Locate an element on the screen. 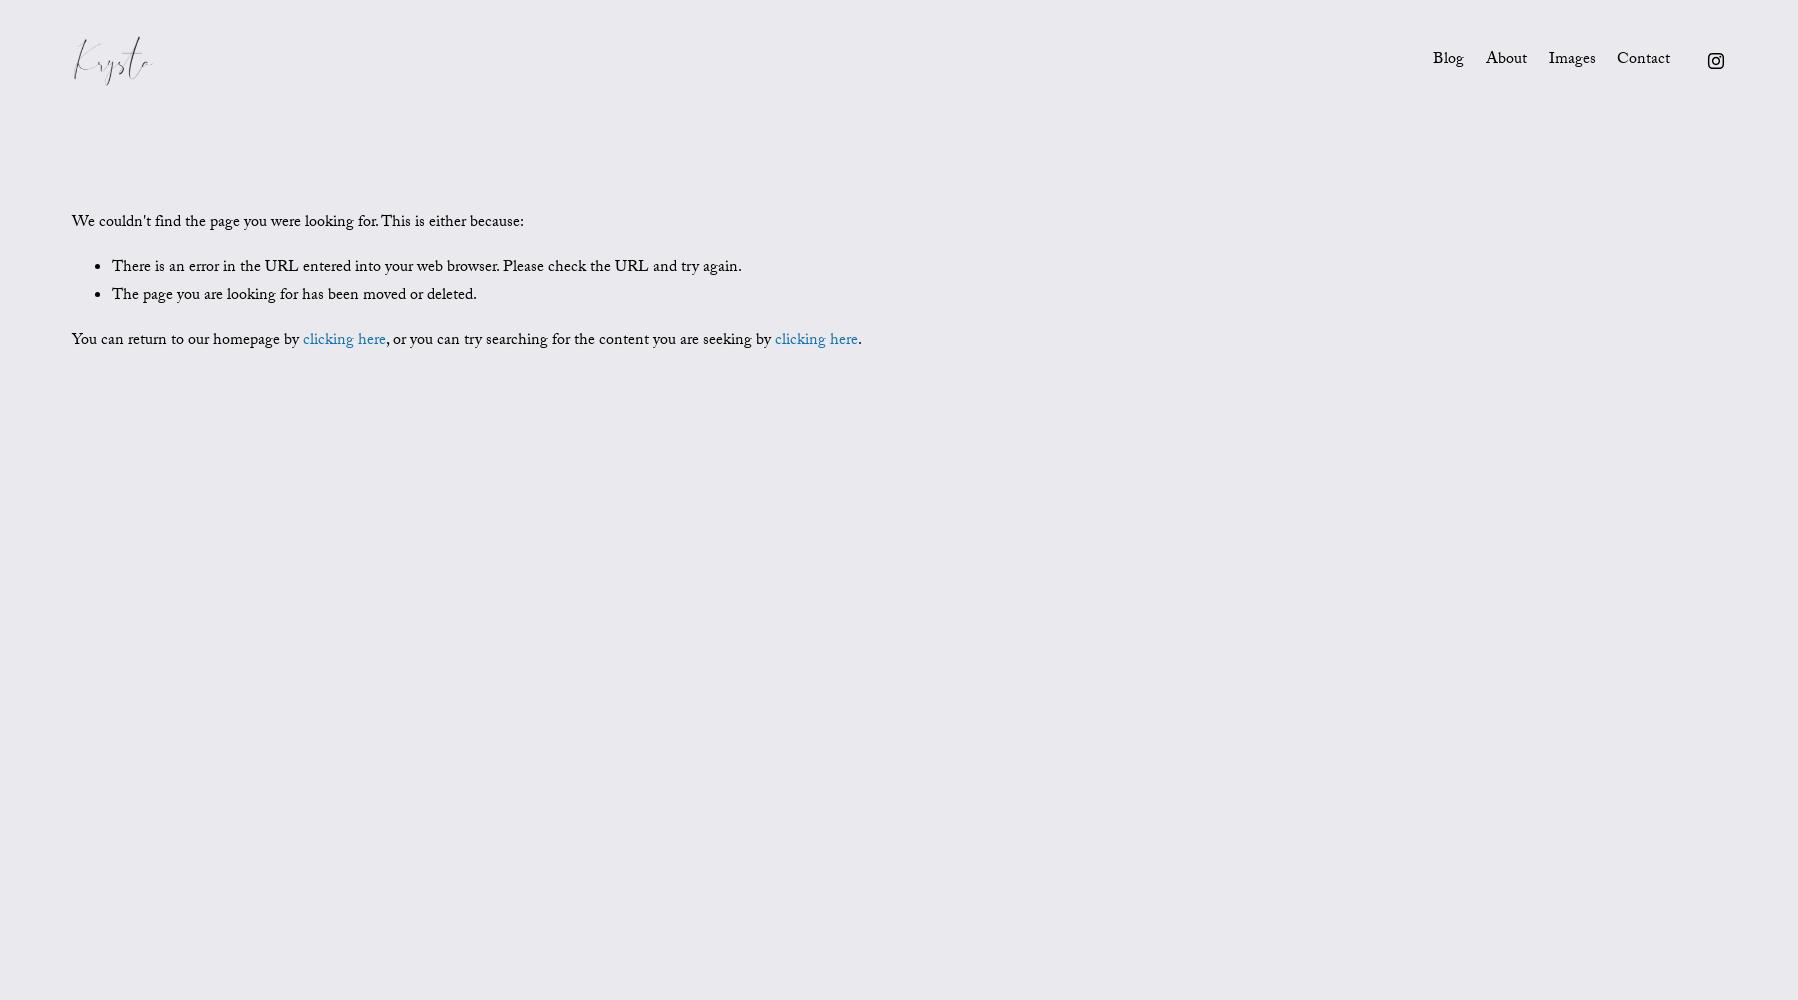 This screenshot has width=1798, height=1000. 'About' is located at coordinates (1505, 59).